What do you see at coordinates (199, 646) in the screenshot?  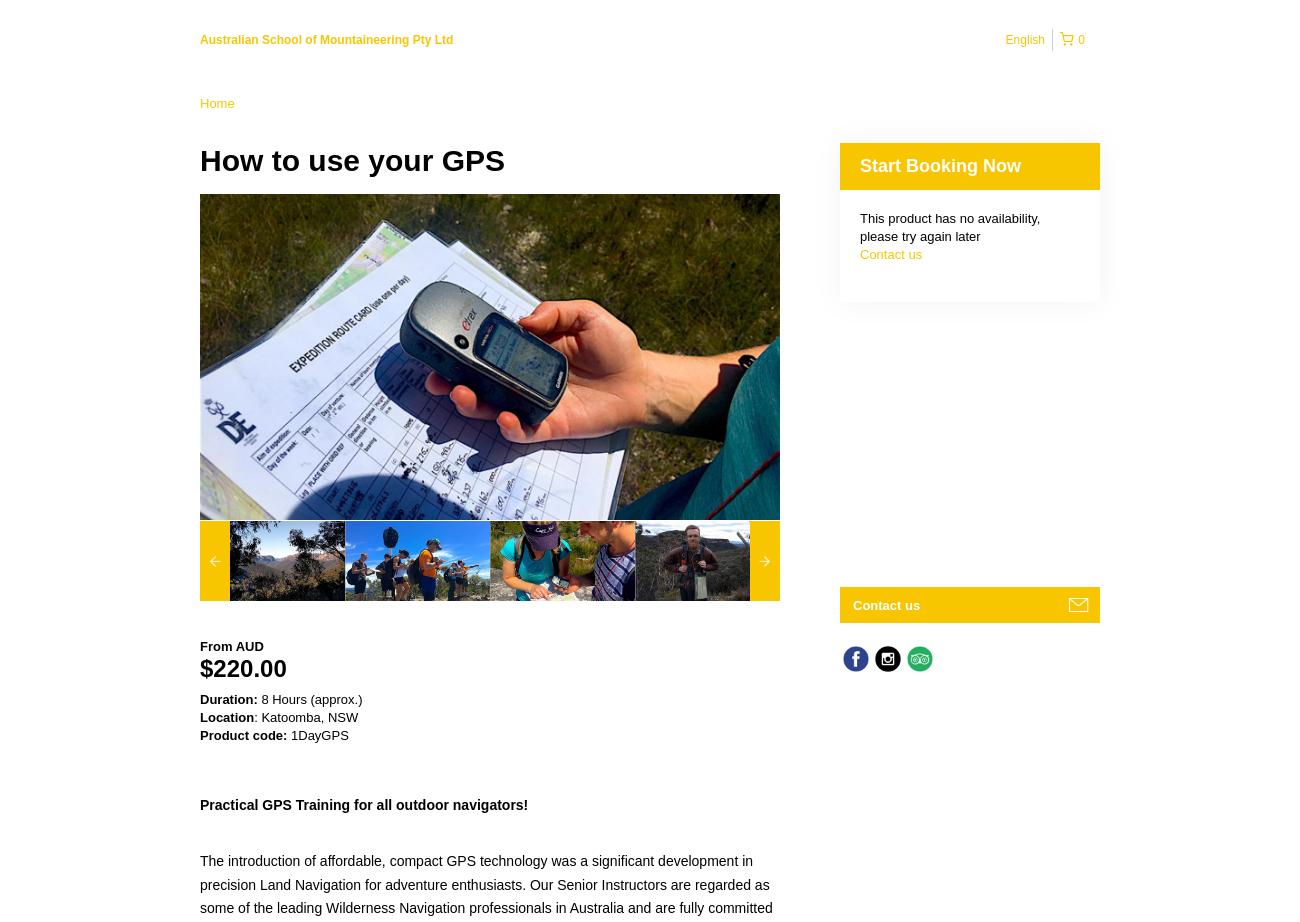 I see `'From'` at bounding box center [199, 646].